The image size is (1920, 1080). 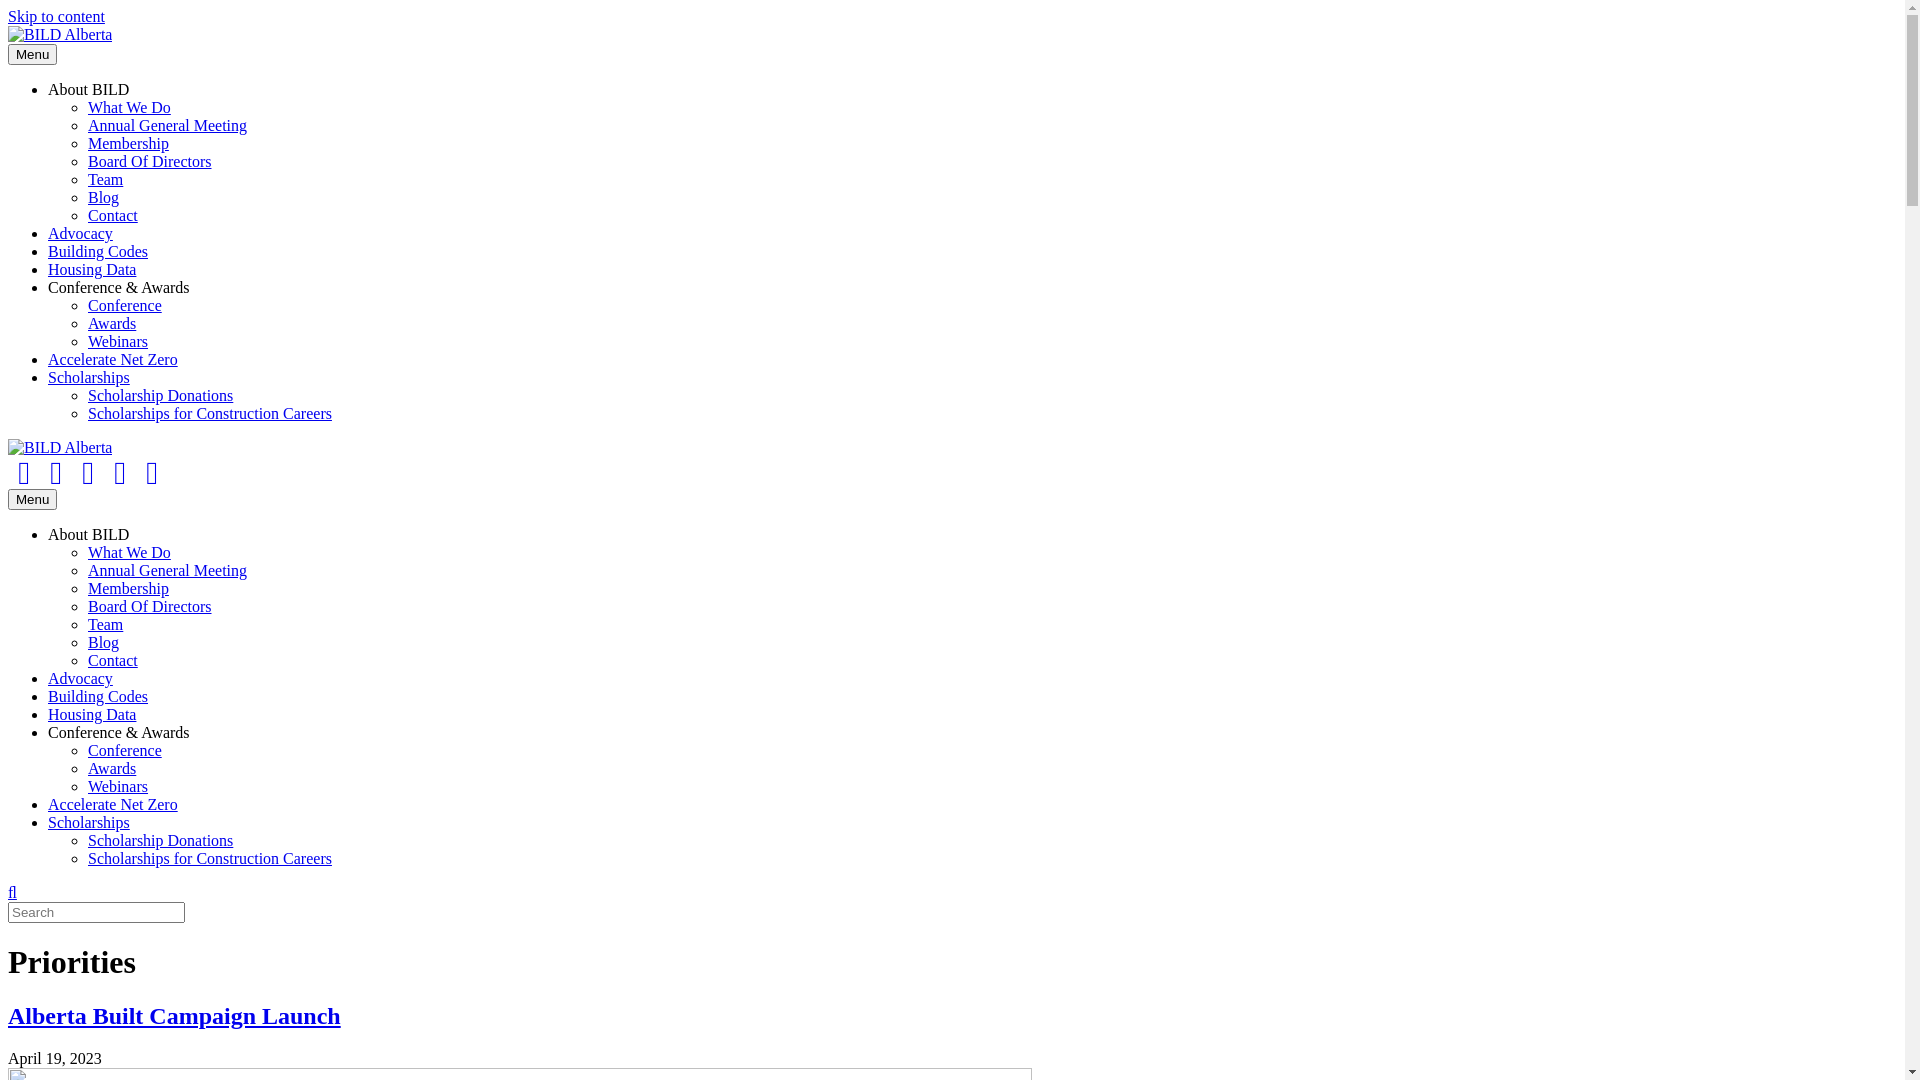 I want to click on 'Scholarships', so click(x=48, y=377).